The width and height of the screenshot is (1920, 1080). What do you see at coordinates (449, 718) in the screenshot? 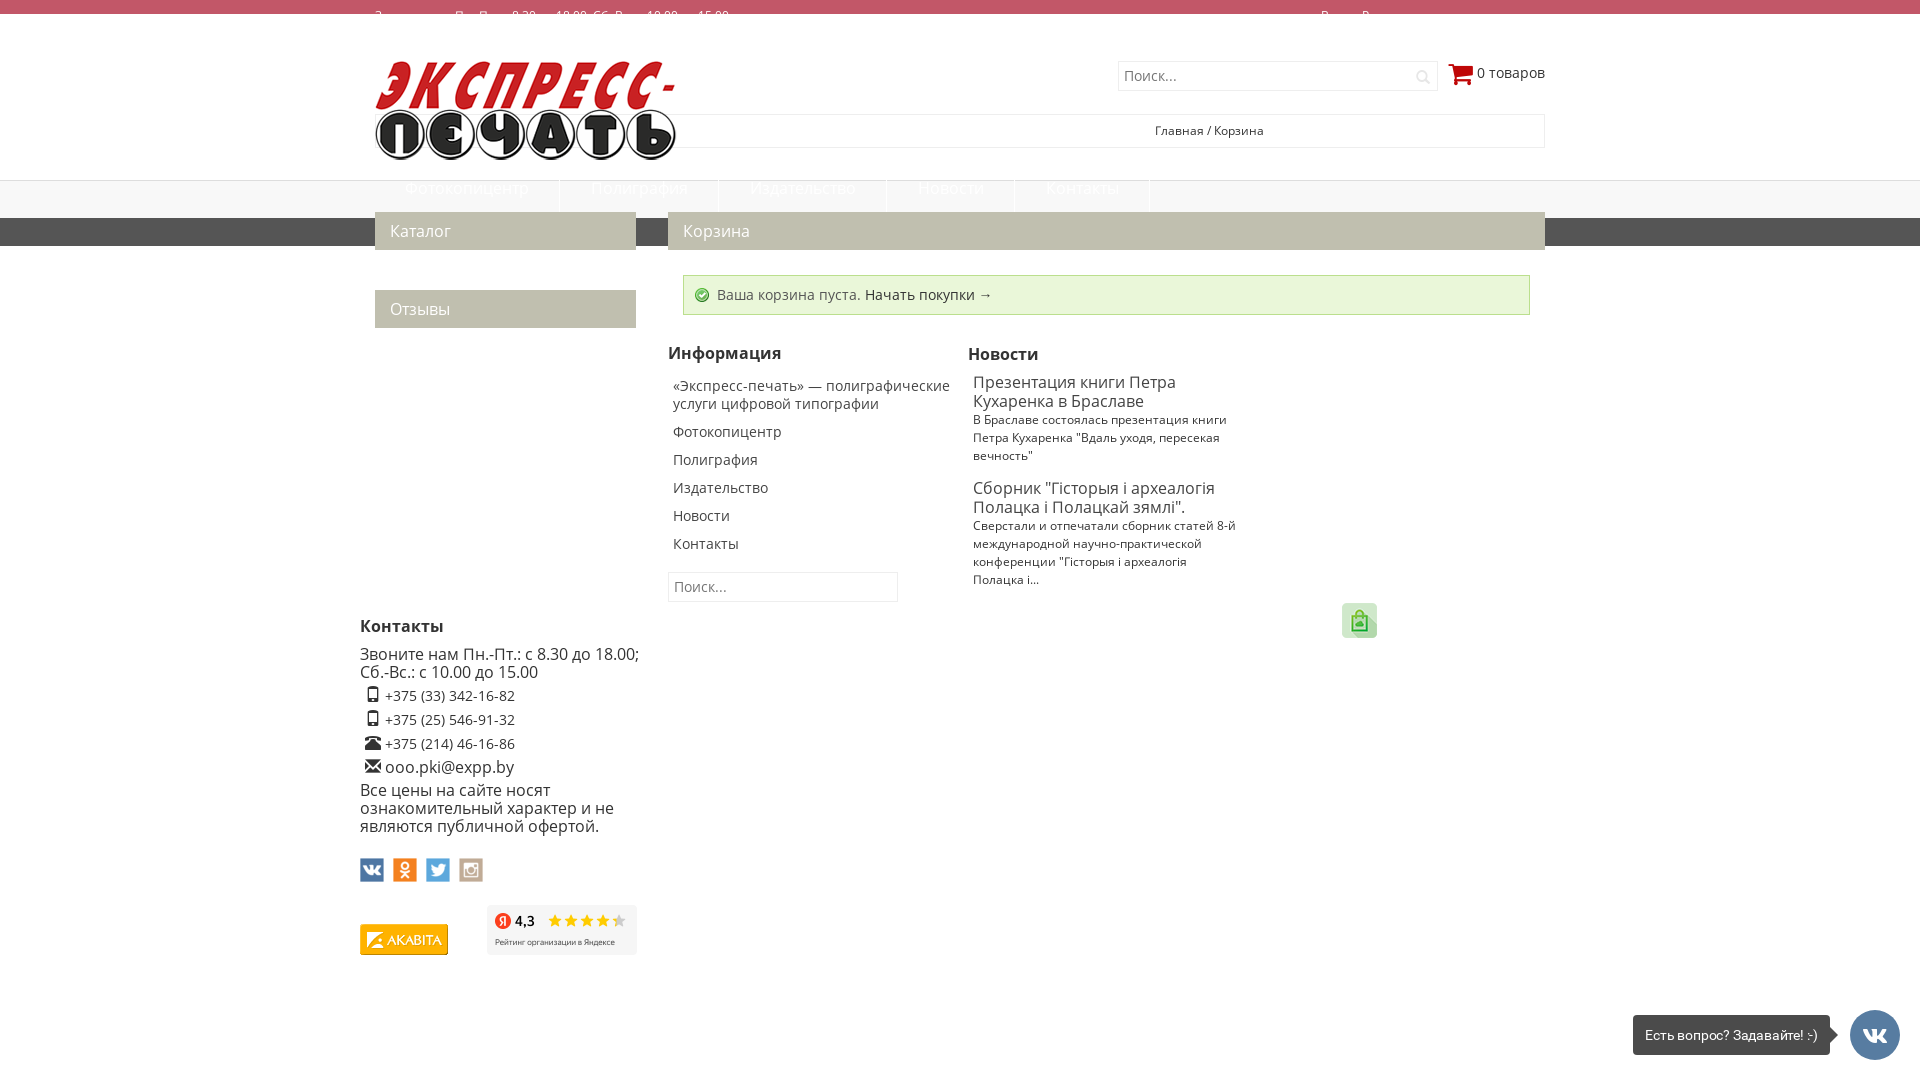
I see `'+375 (25) 546-91-32'` at bounding box center [449, 718].